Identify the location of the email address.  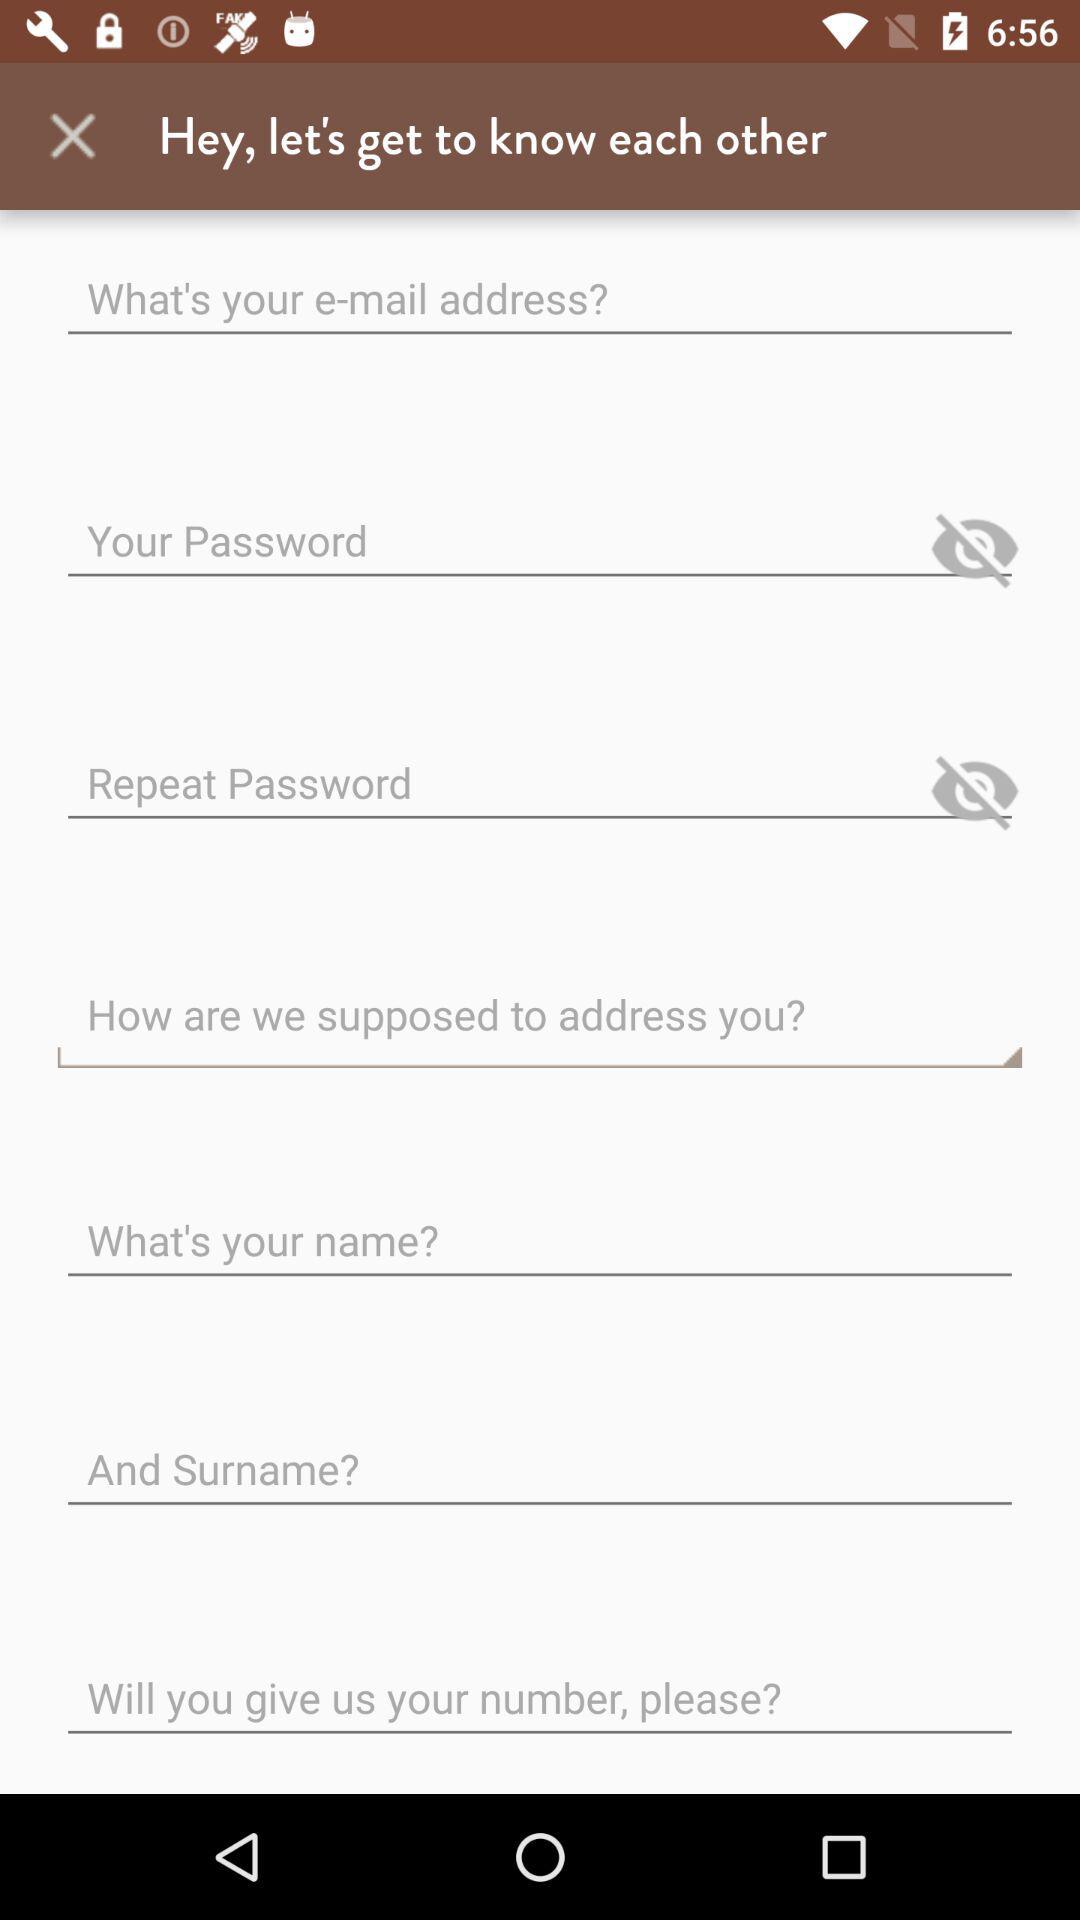
(540, 281).